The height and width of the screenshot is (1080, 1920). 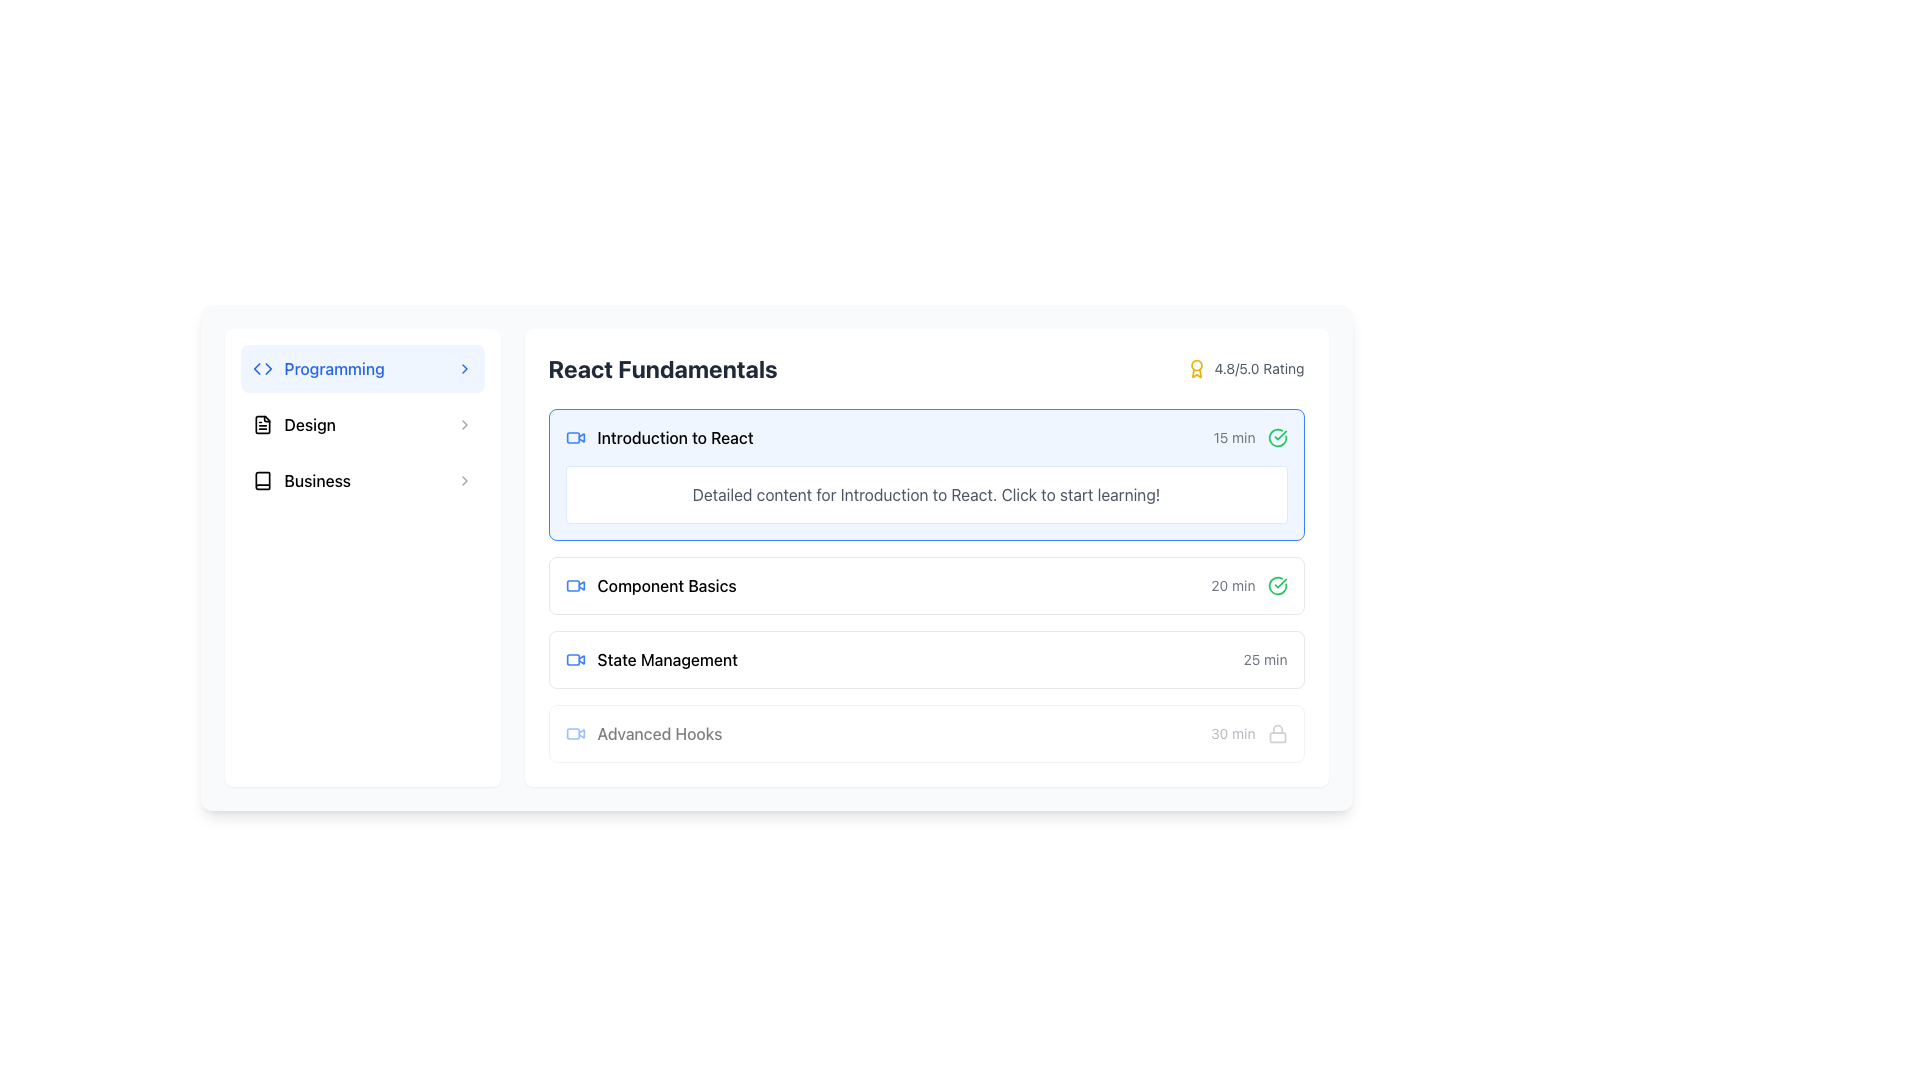 I want to click on the locked course module indicator for 'Advanced Hooks' located at the far-right end of its row, so click(x=1248, y=733).